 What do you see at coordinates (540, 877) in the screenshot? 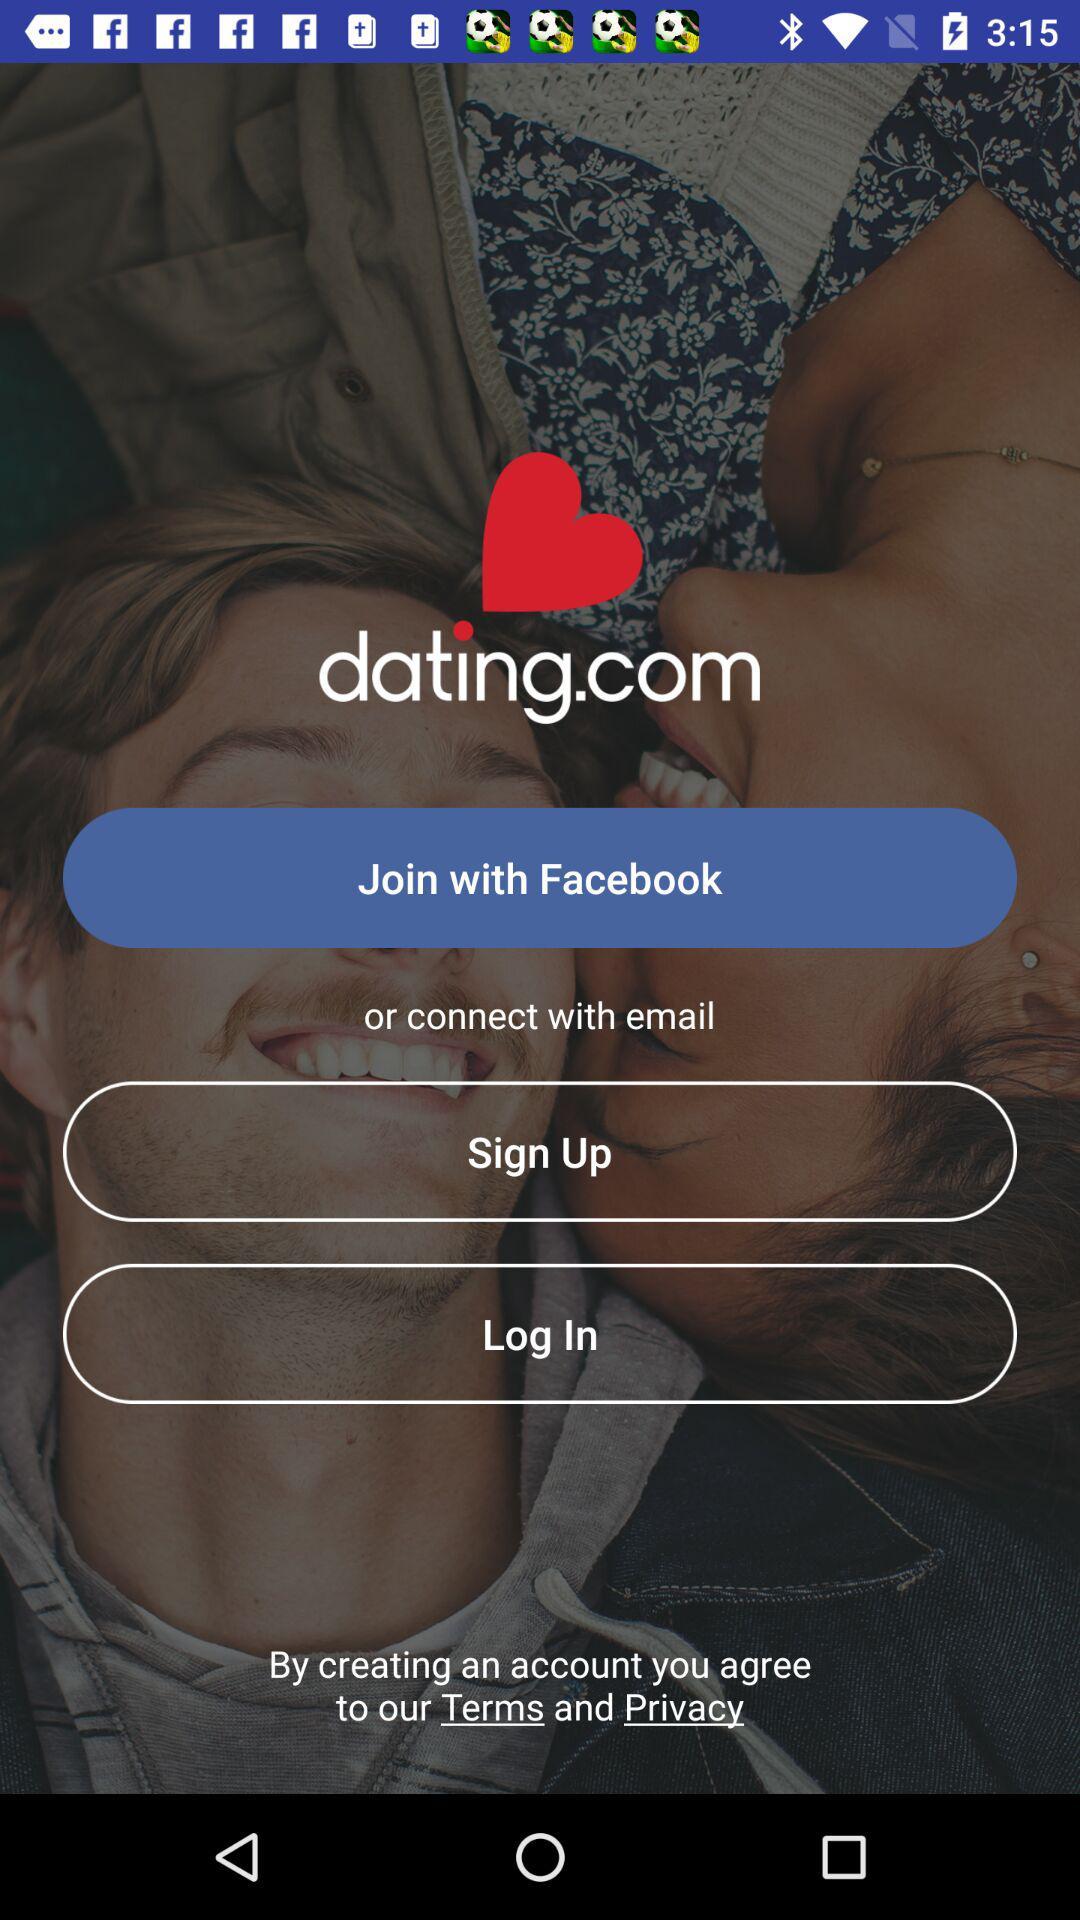
I see `item above the or connect with` at bounding box center [540, 877].